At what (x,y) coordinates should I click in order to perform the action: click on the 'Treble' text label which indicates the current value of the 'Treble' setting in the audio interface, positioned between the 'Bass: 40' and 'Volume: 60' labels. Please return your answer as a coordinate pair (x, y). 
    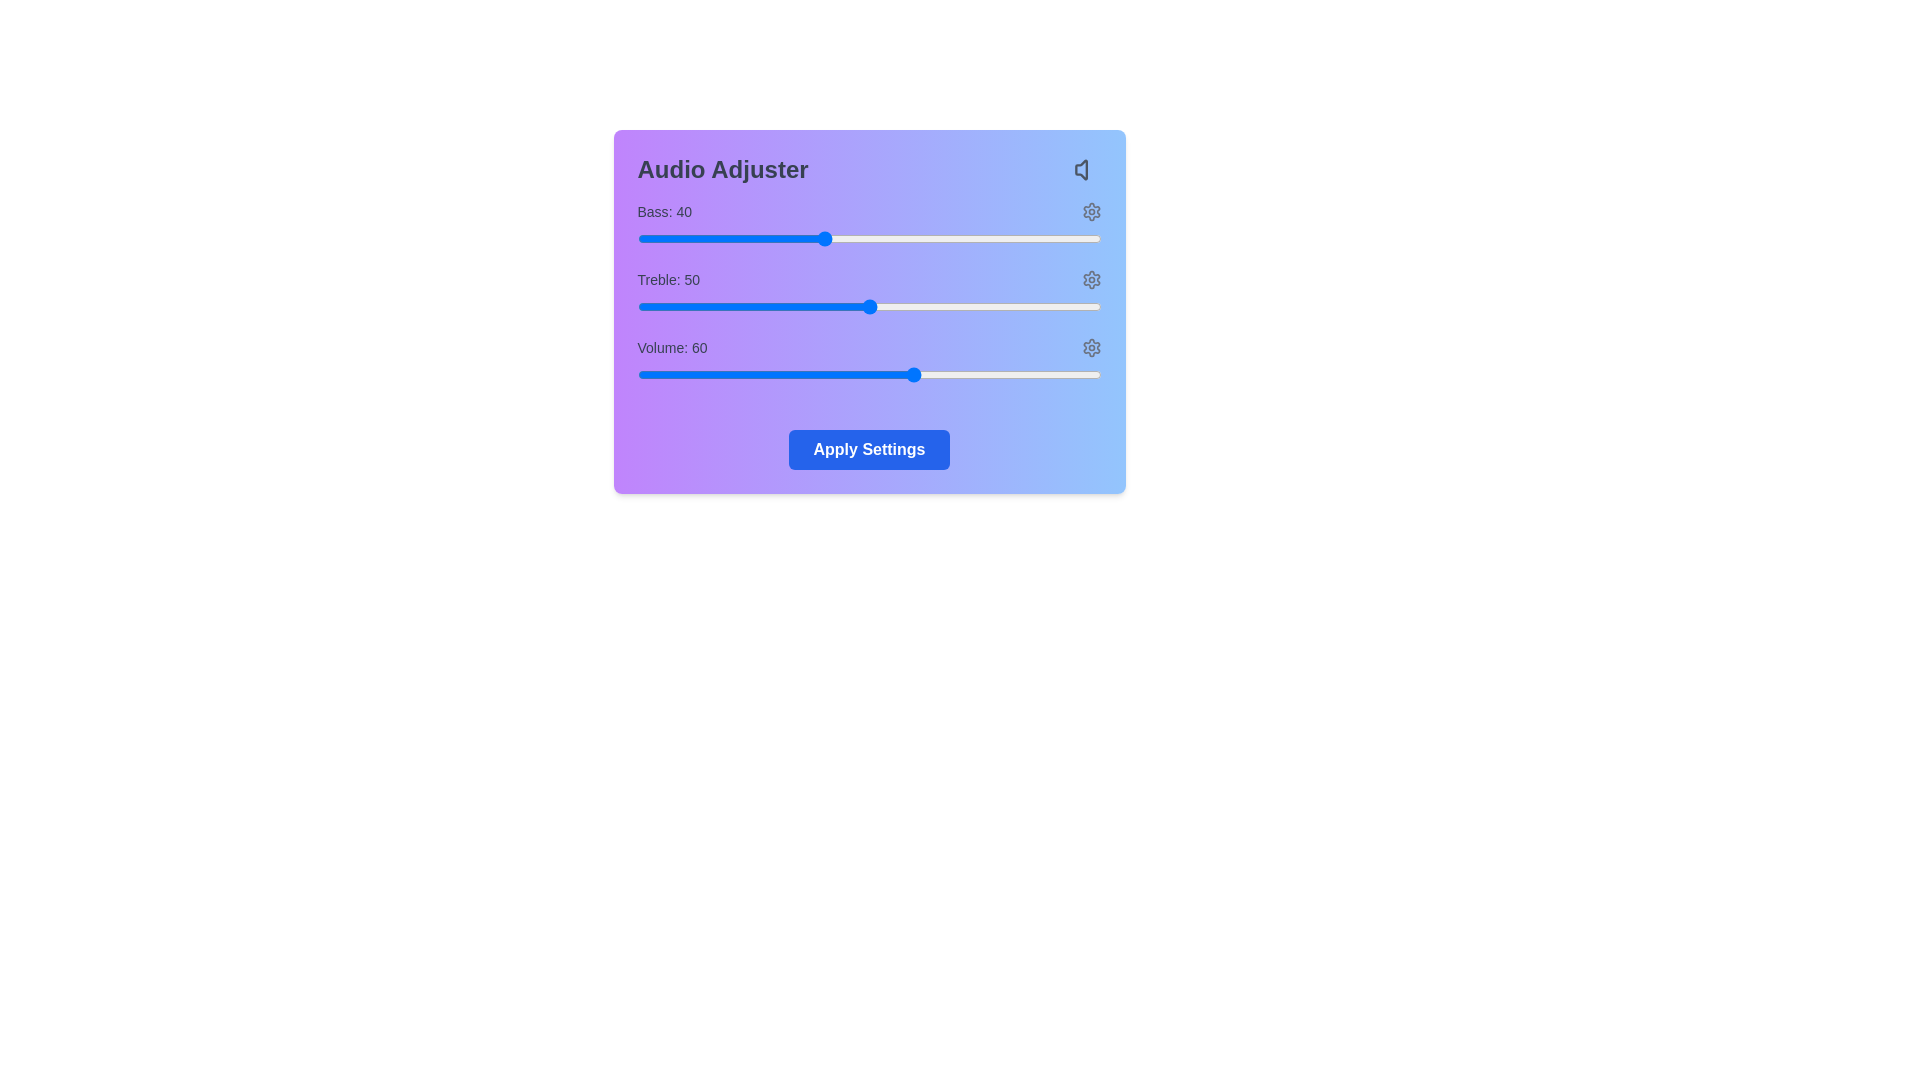
    Looking at the image, I should click on (668, 280).